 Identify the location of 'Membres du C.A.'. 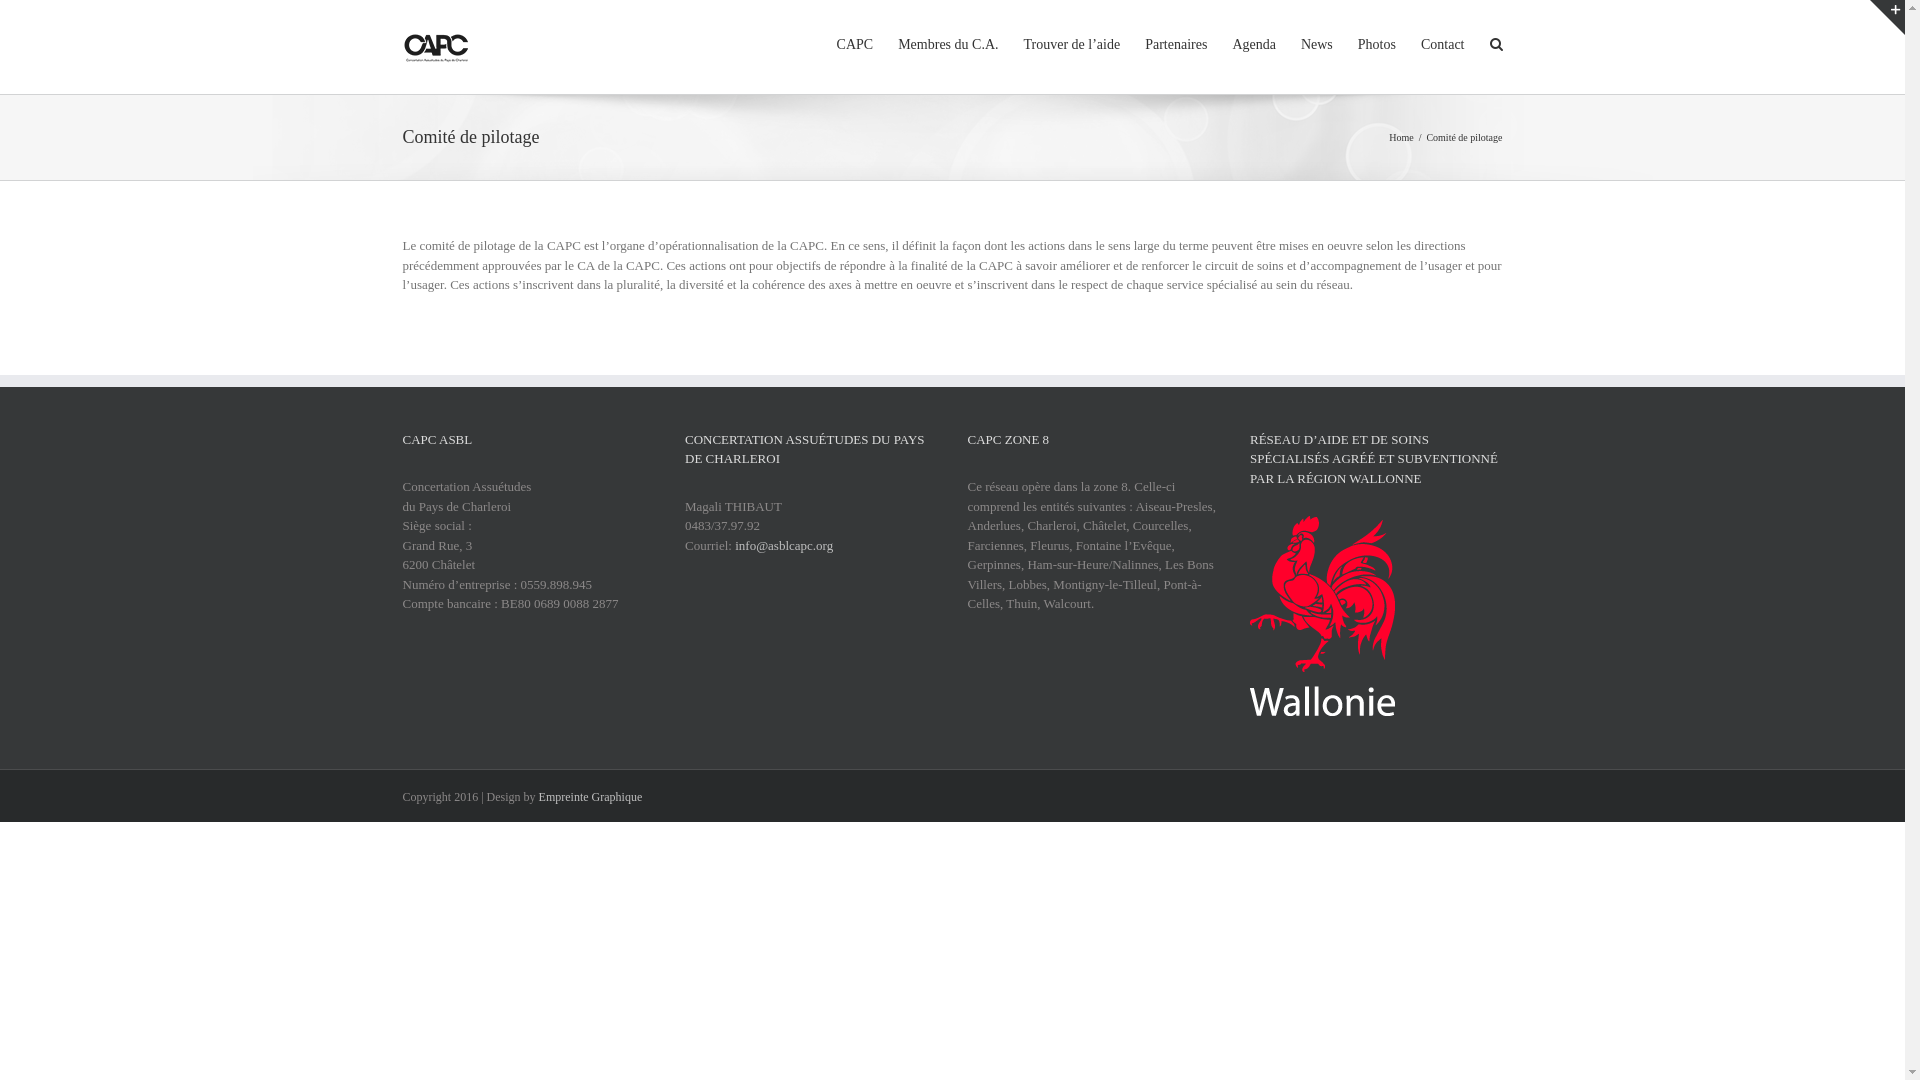
(947, 42).